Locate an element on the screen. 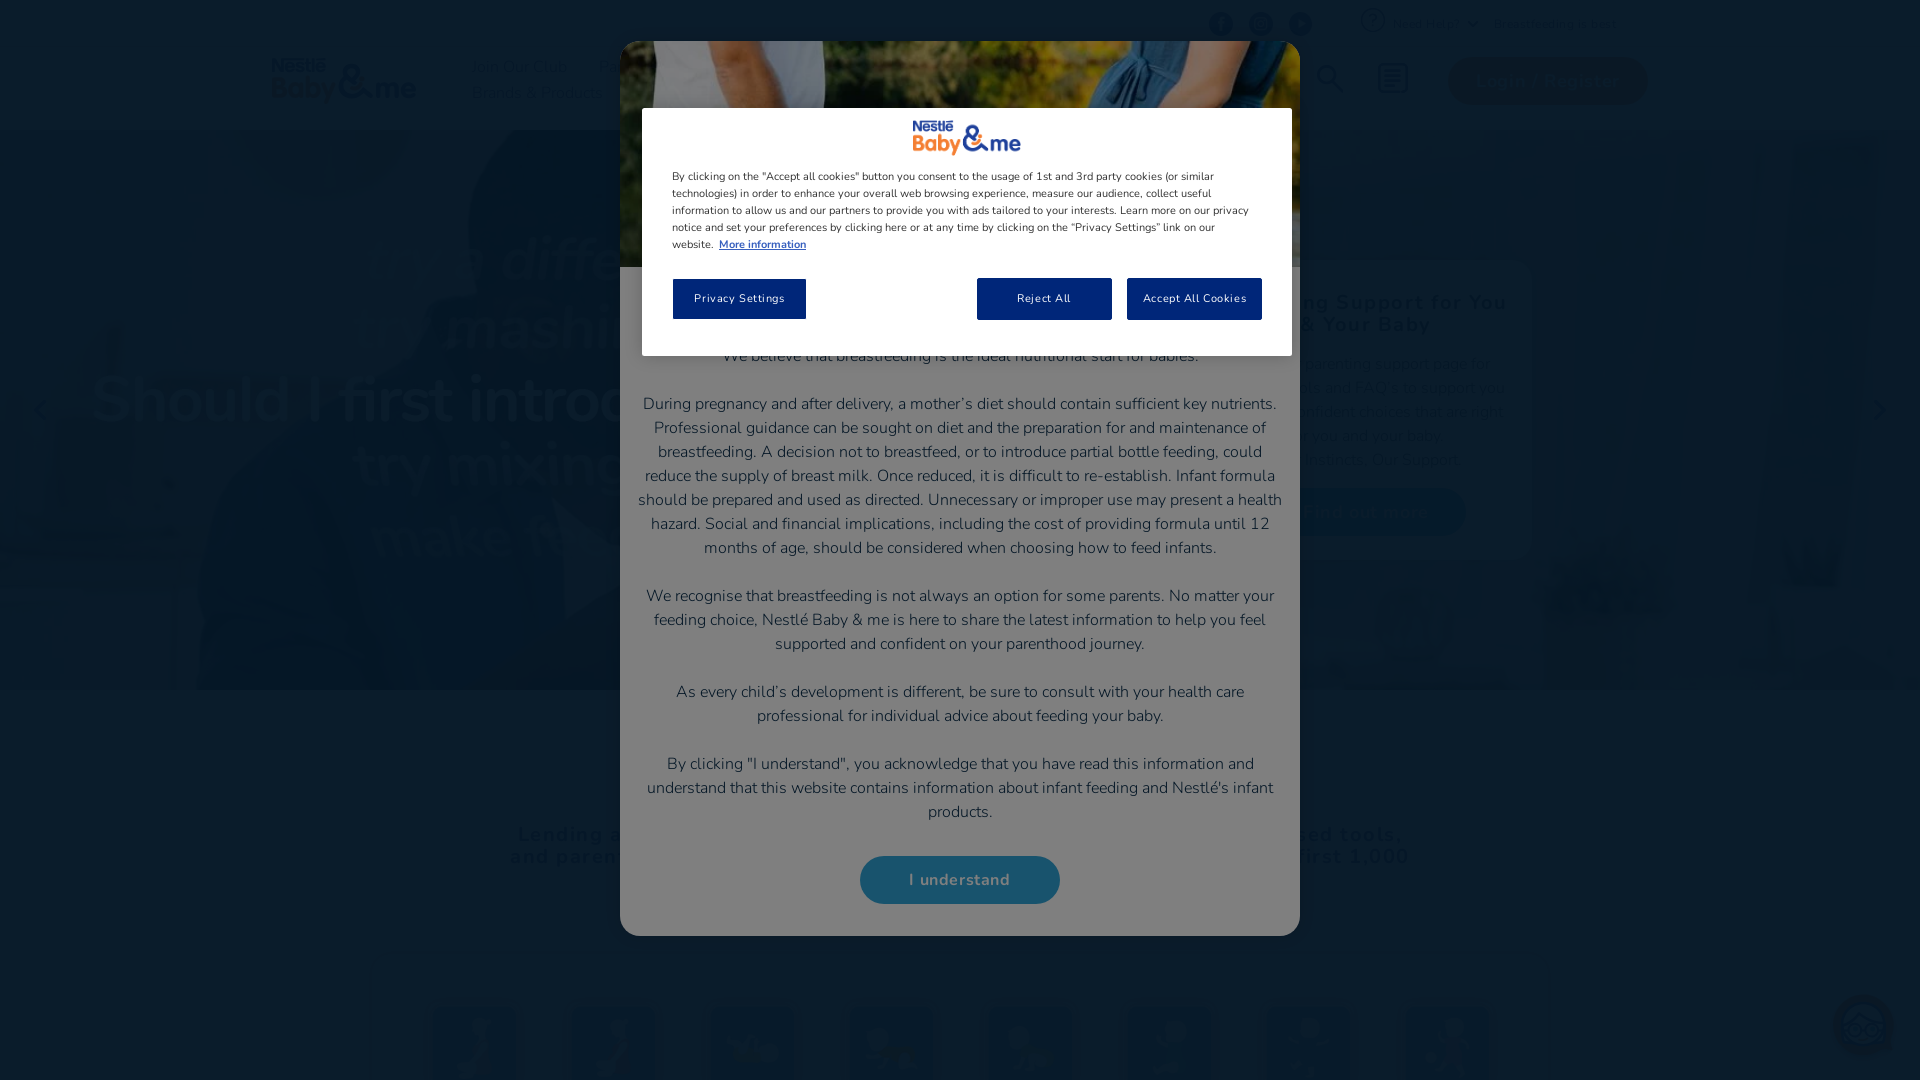 The image size is (1920, 1080). '4' is located at coordinates (975, 721).